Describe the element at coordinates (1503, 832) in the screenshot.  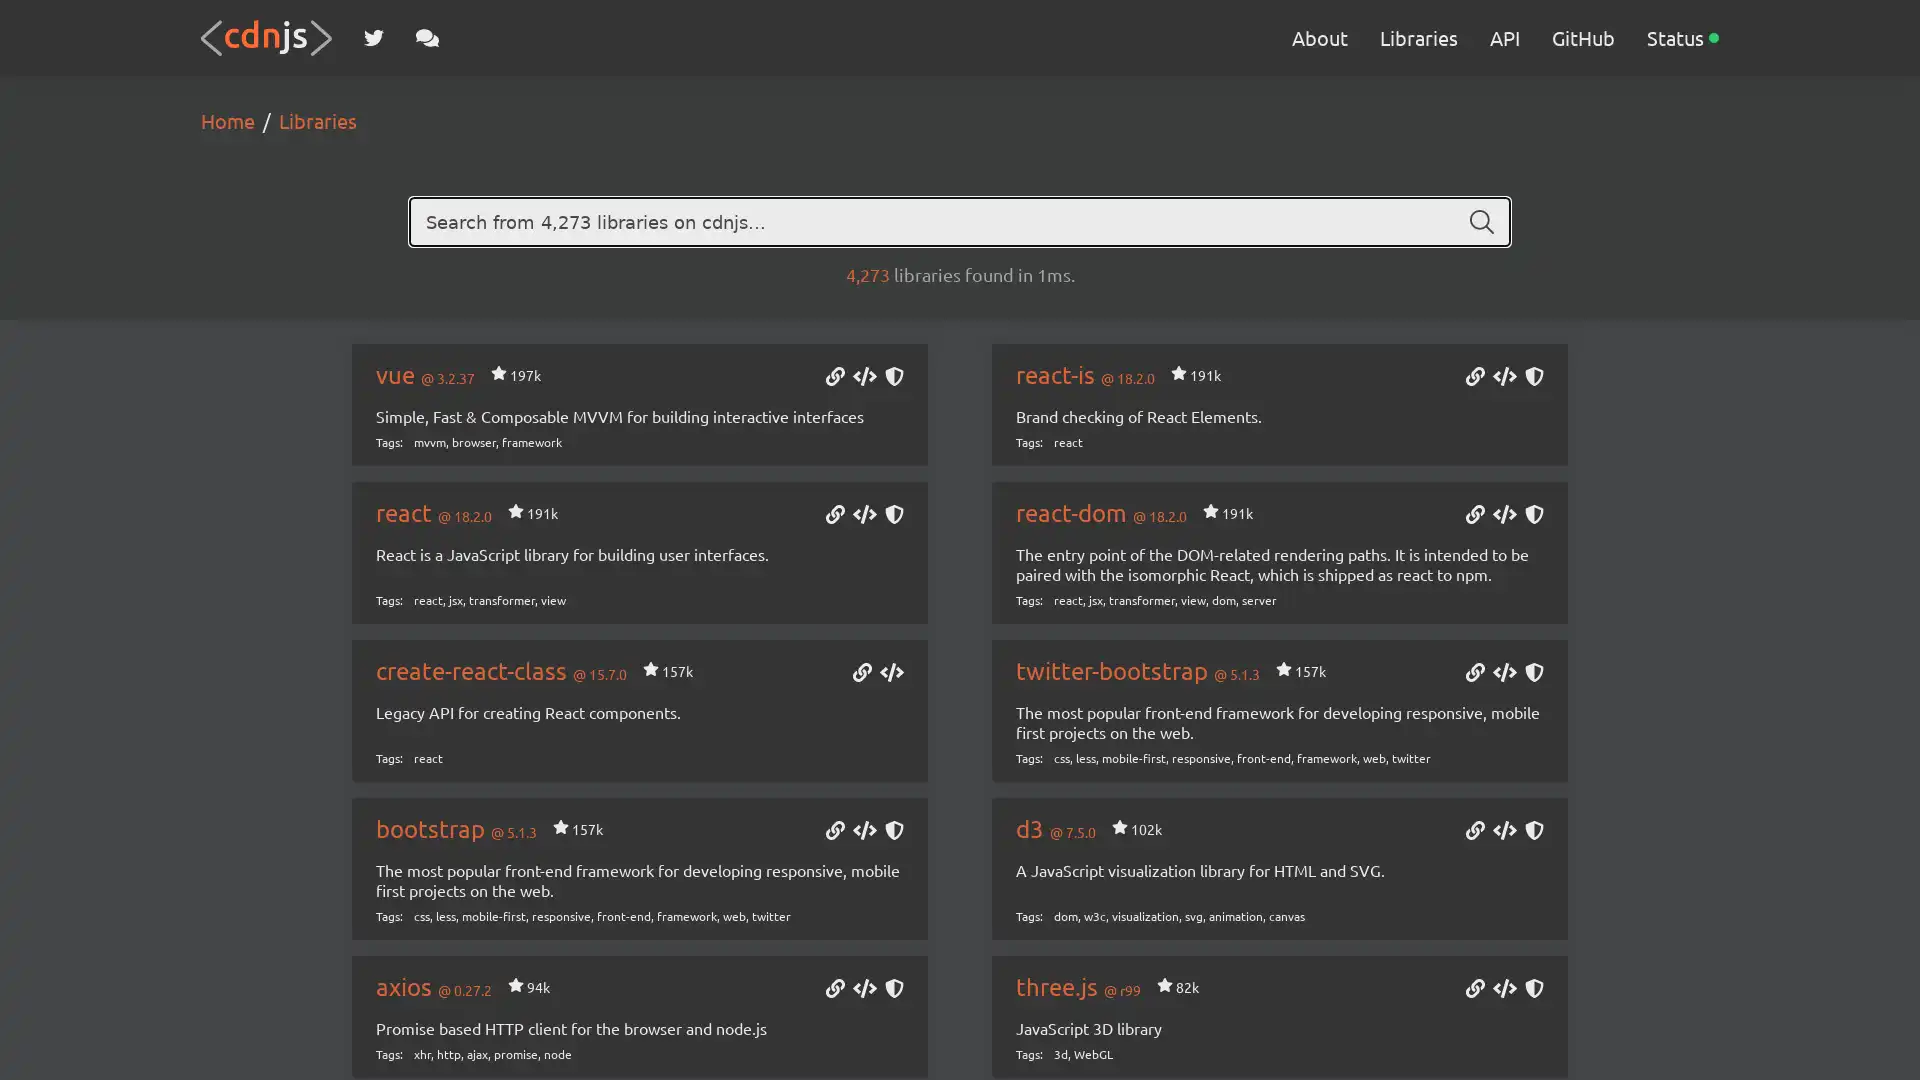
I see `Copy Script Tag` at that location.